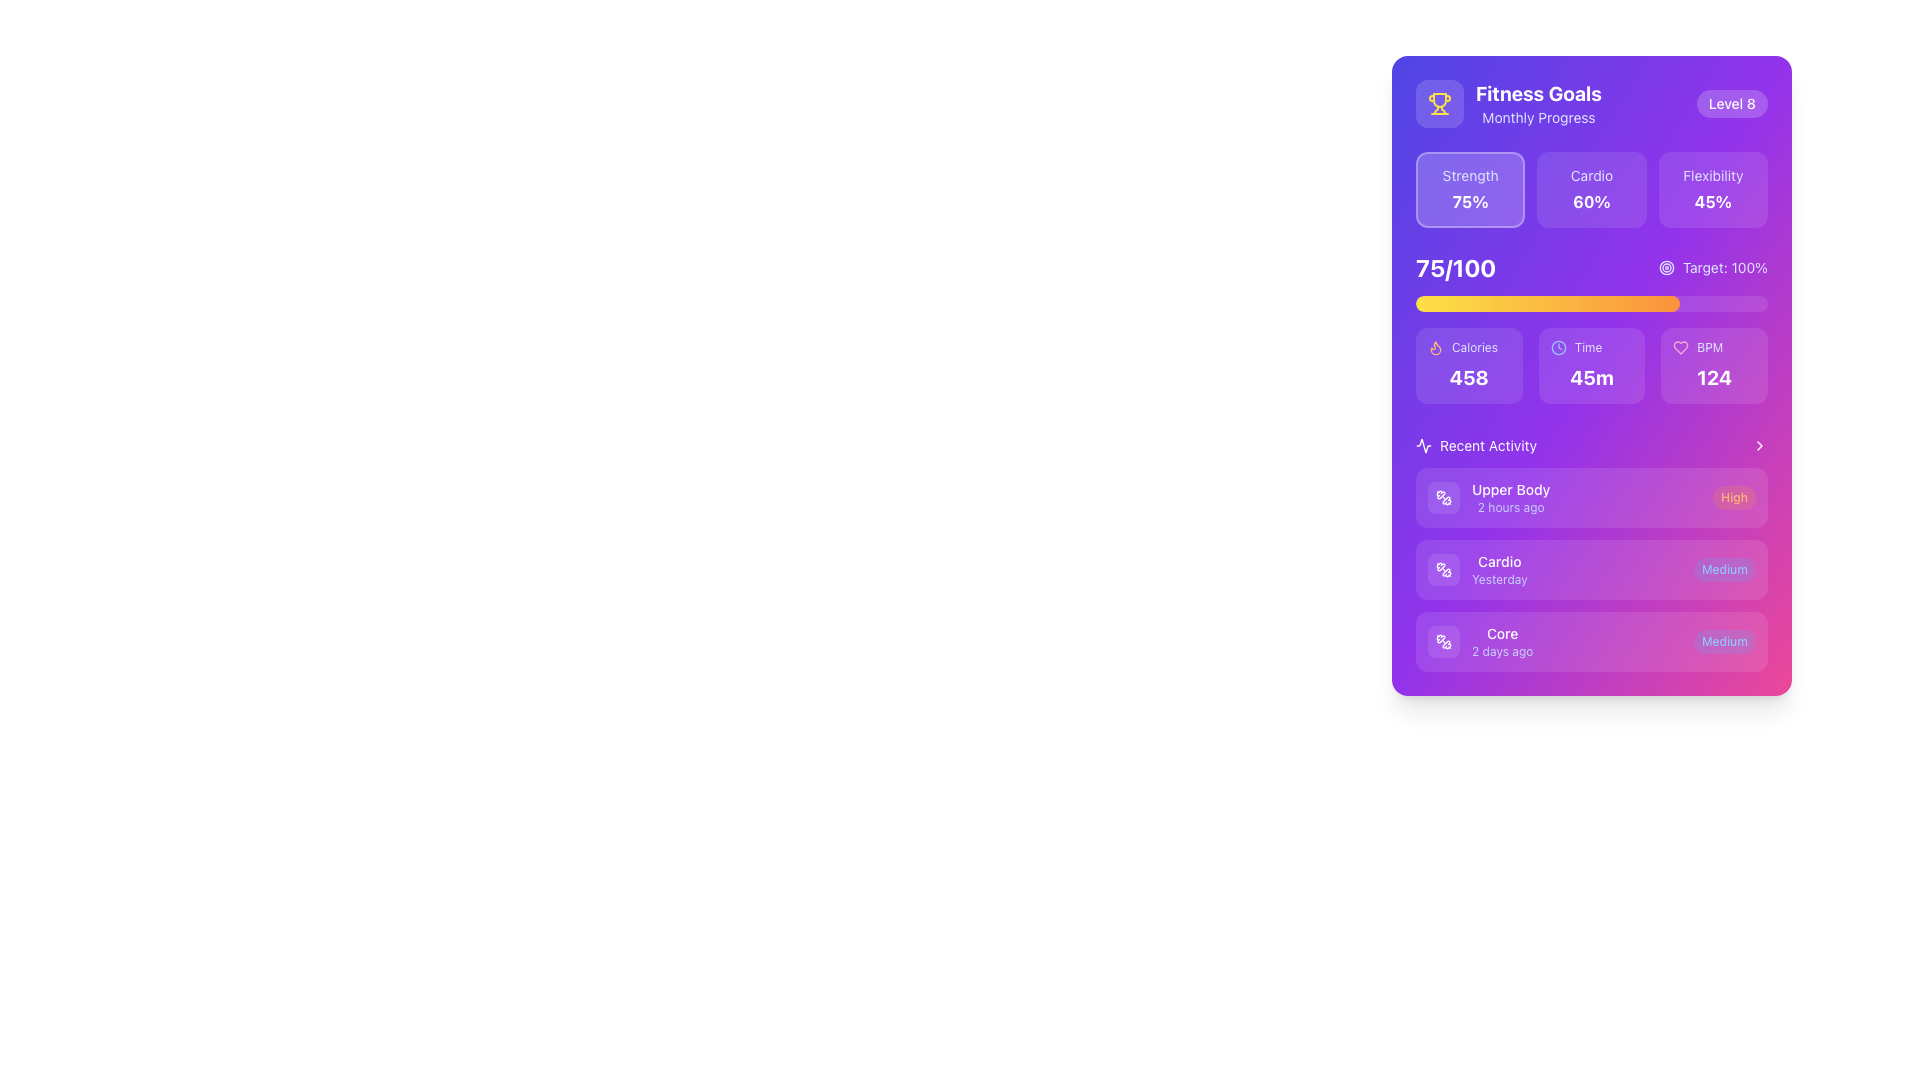 The width and height of the screenshot is (1920, 1080). I want to click on the text label displaying 'Upper Body' and '2 hours ago' in the 'Recent Activity' section, which is styled in white and purple respectively, located near the top of a card interface, so click(1511, 496).